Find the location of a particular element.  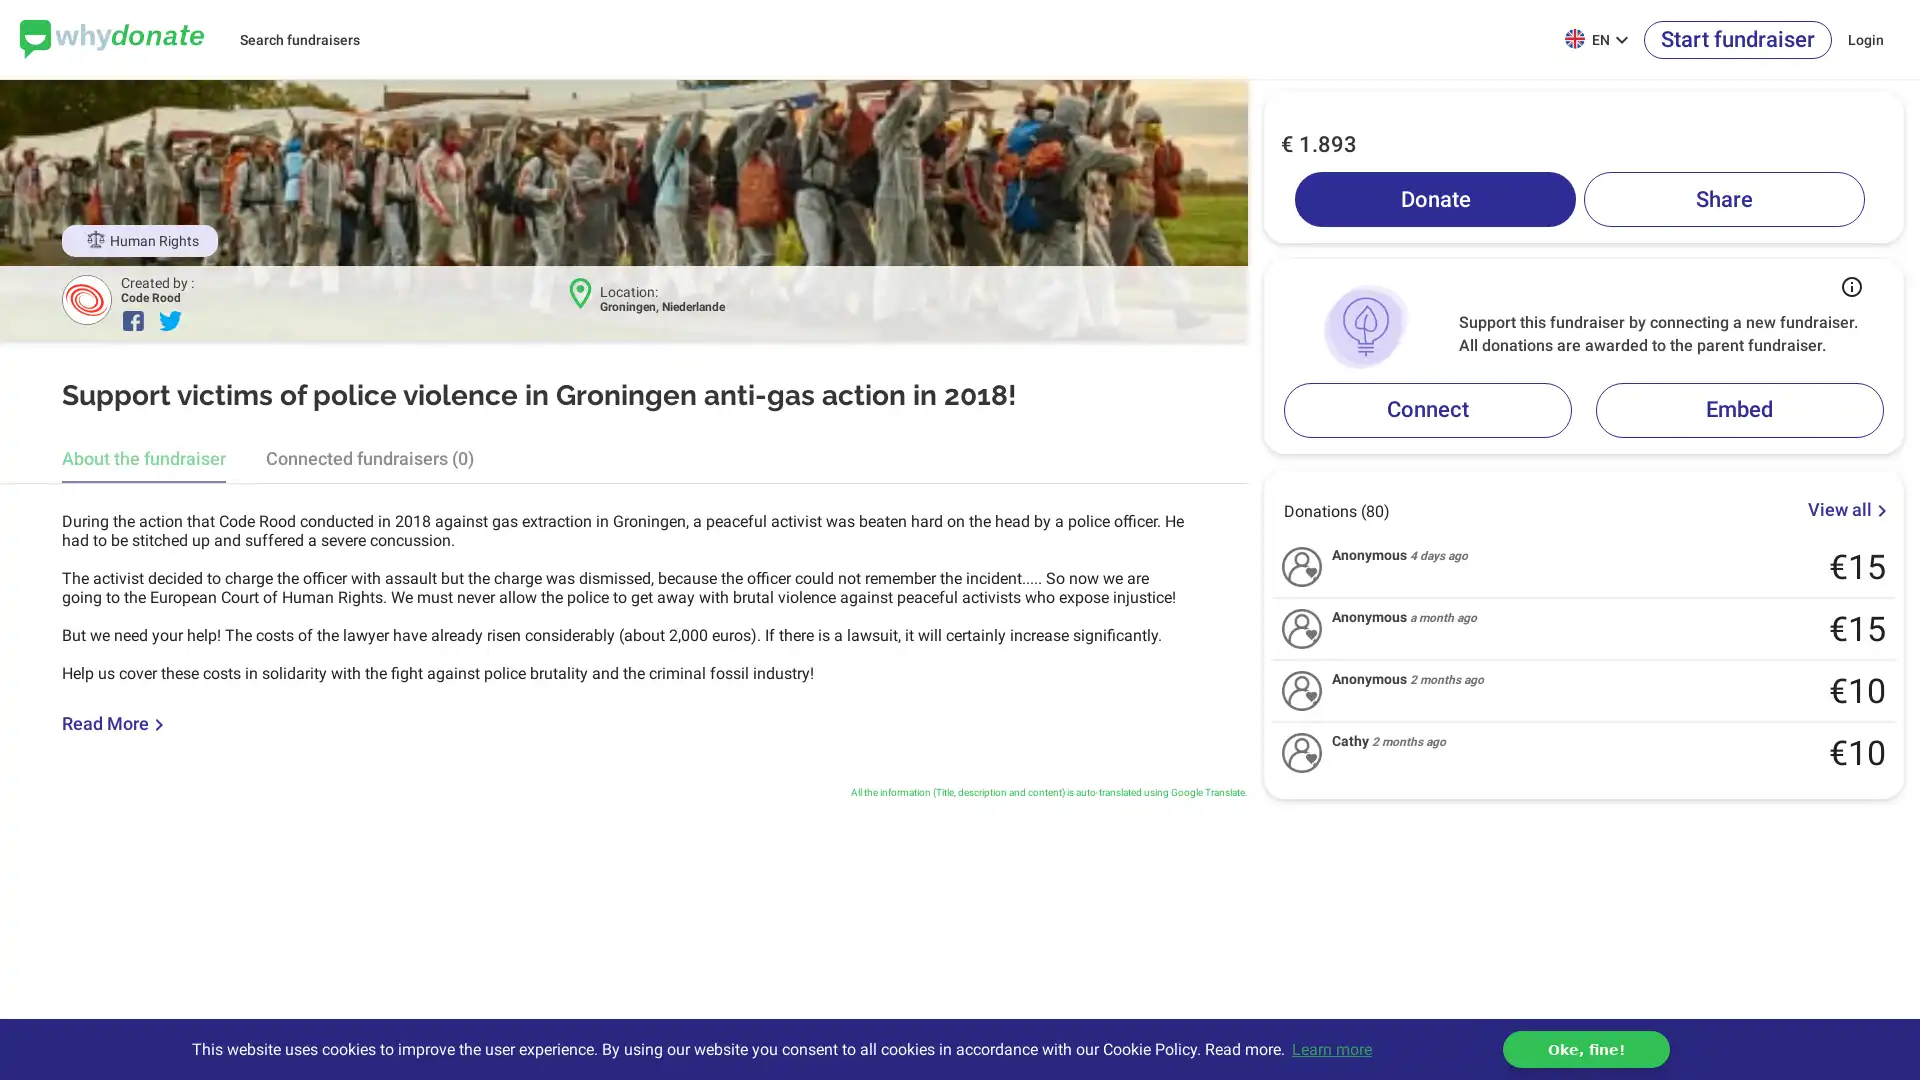

Start fundraiser is located at coordinates (1736, 38).